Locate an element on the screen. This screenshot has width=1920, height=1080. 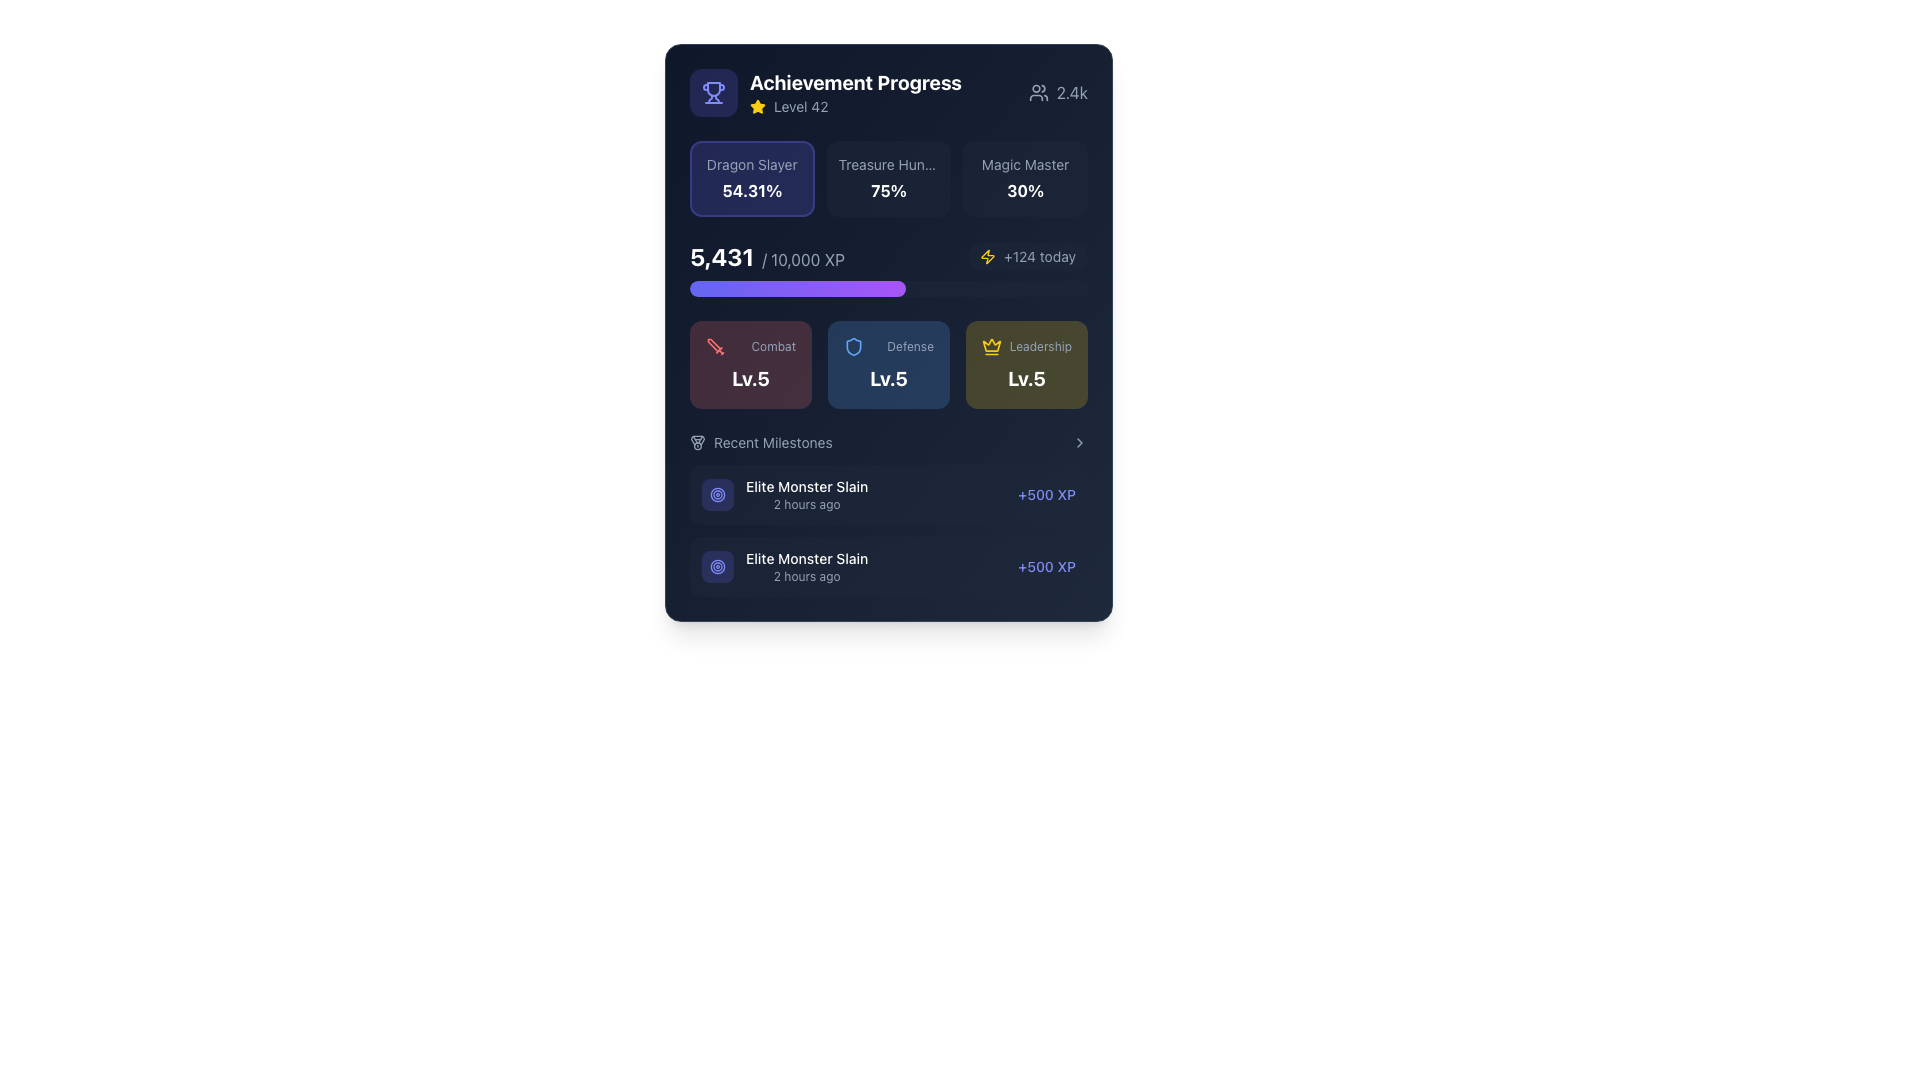
the 'Defense' informational card, which is the second card in a horizontal grid with a blue background and a shield icon is located at coordinates (887, 365).